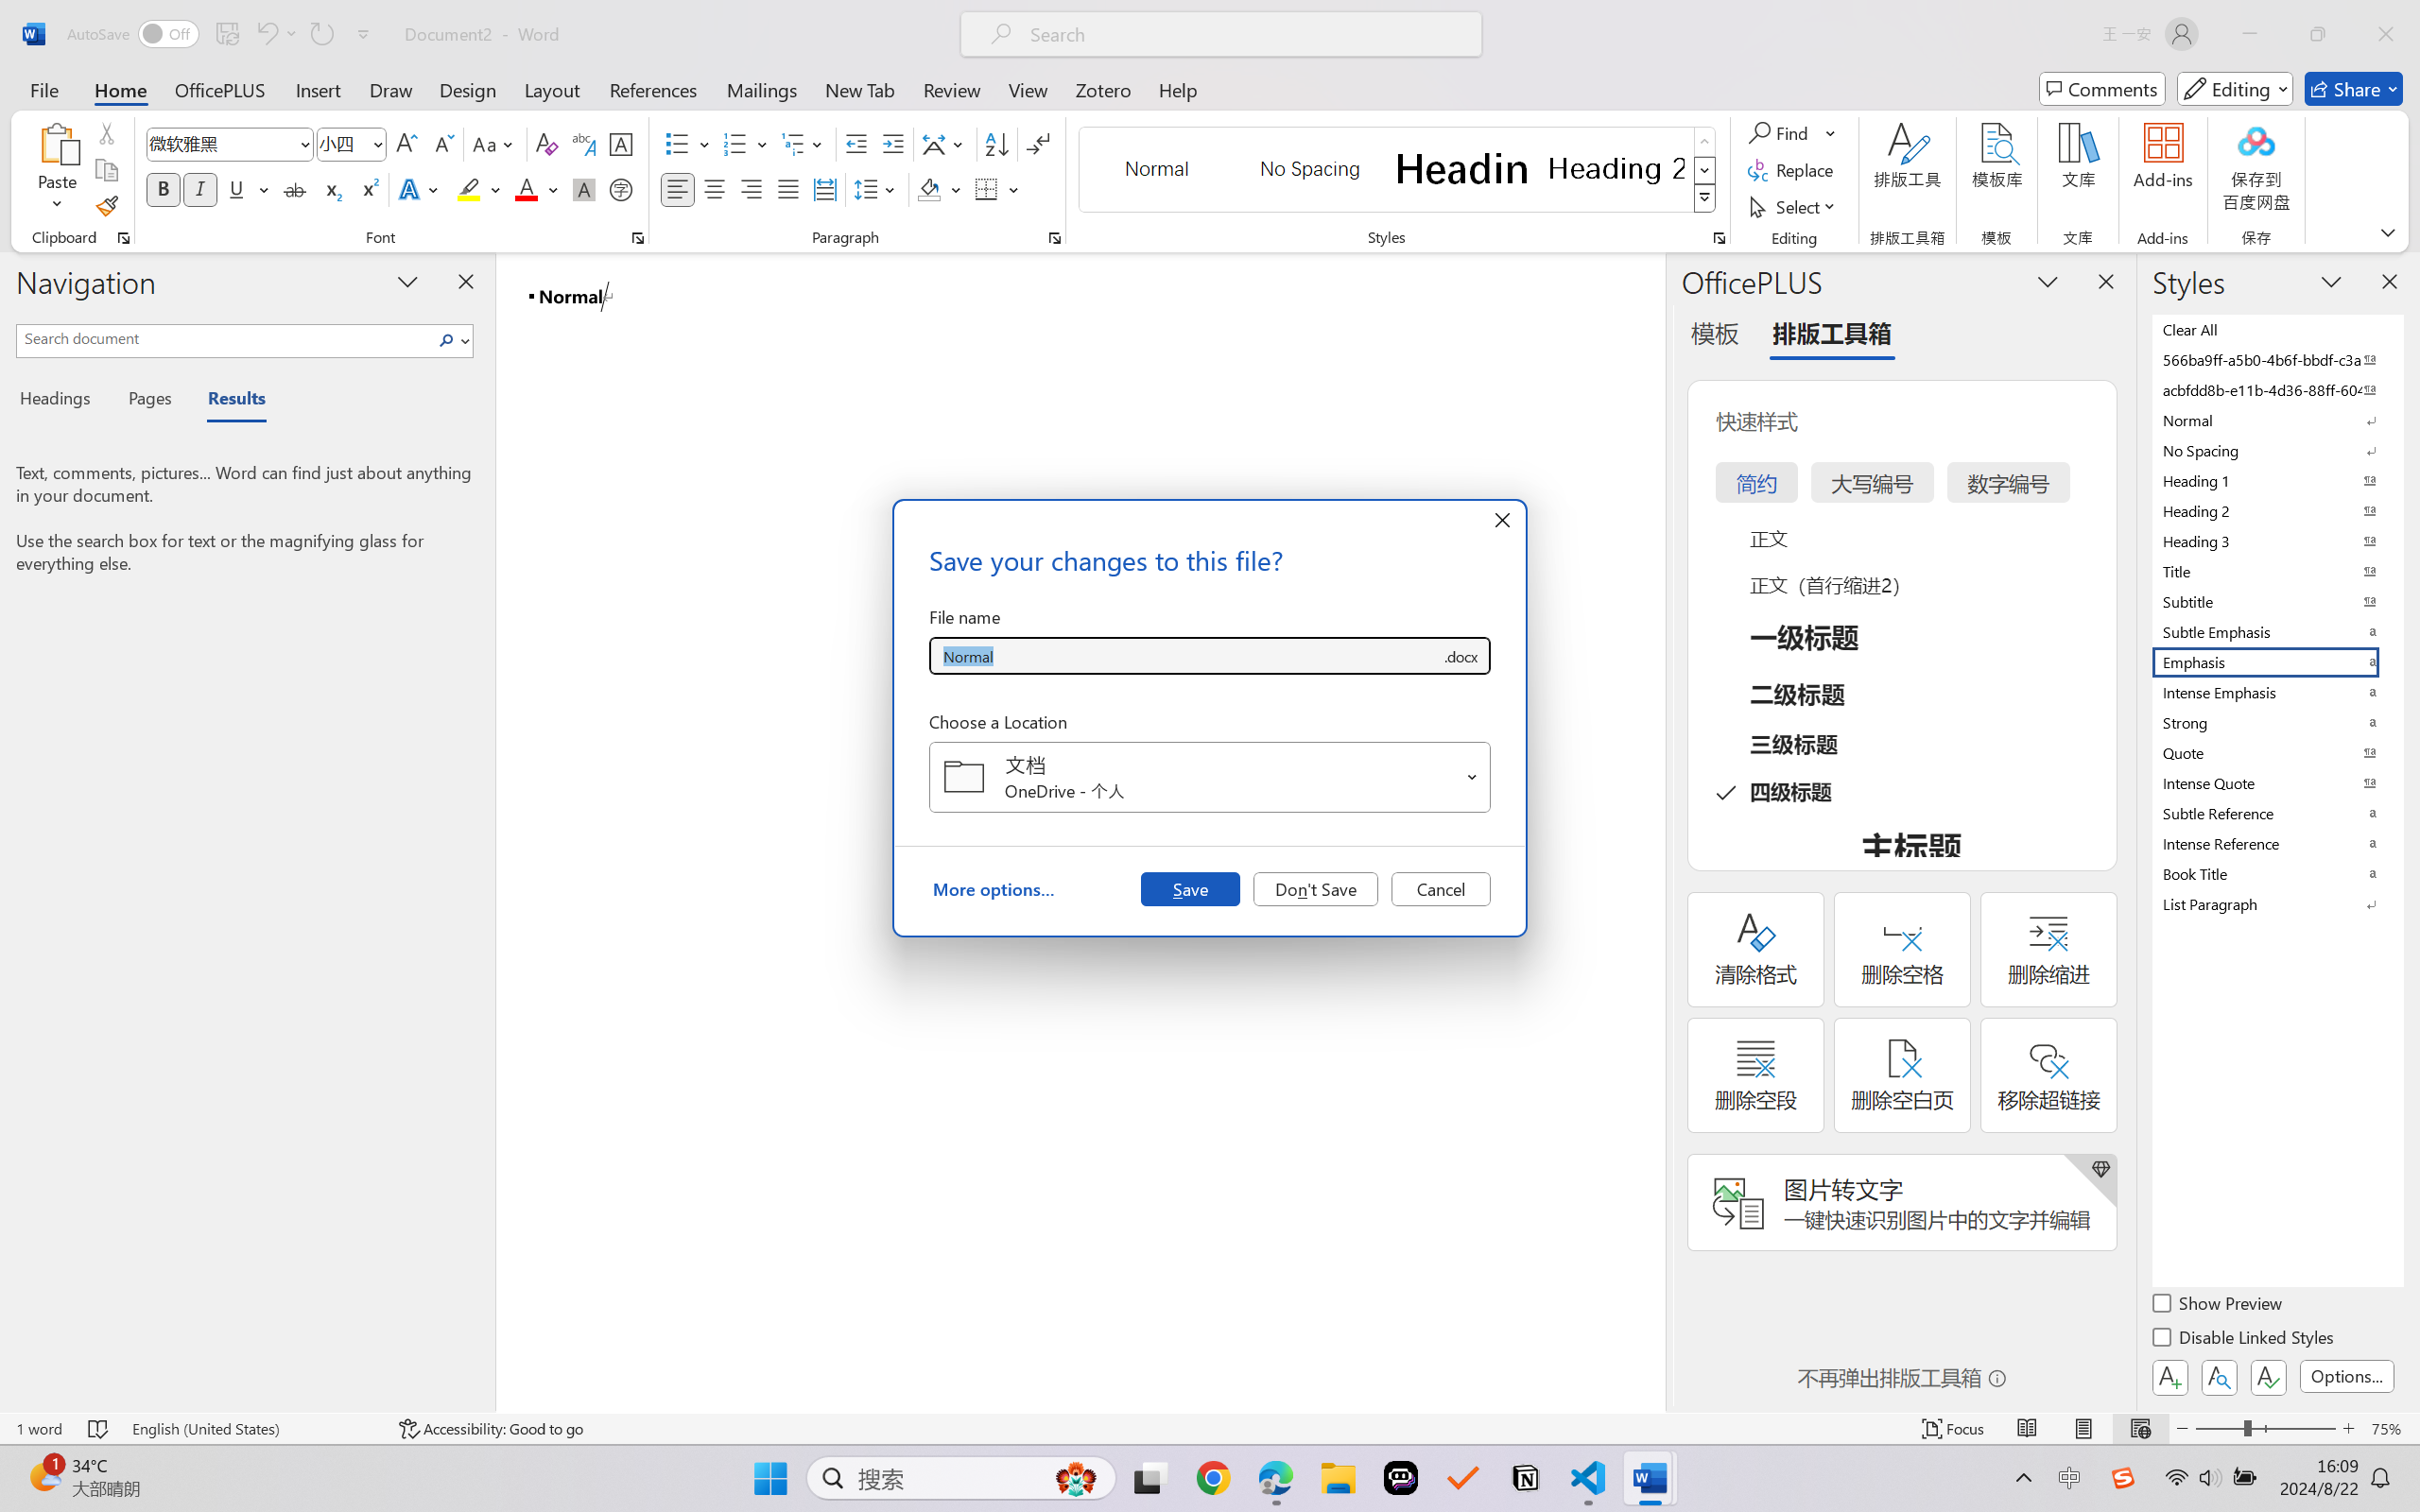 Image resolution: width=2420 pixels, height=1512 pixels. Describe the element at coordinates (2275, 902) in the screenshot. I see `'List Paragraph'` at that location.